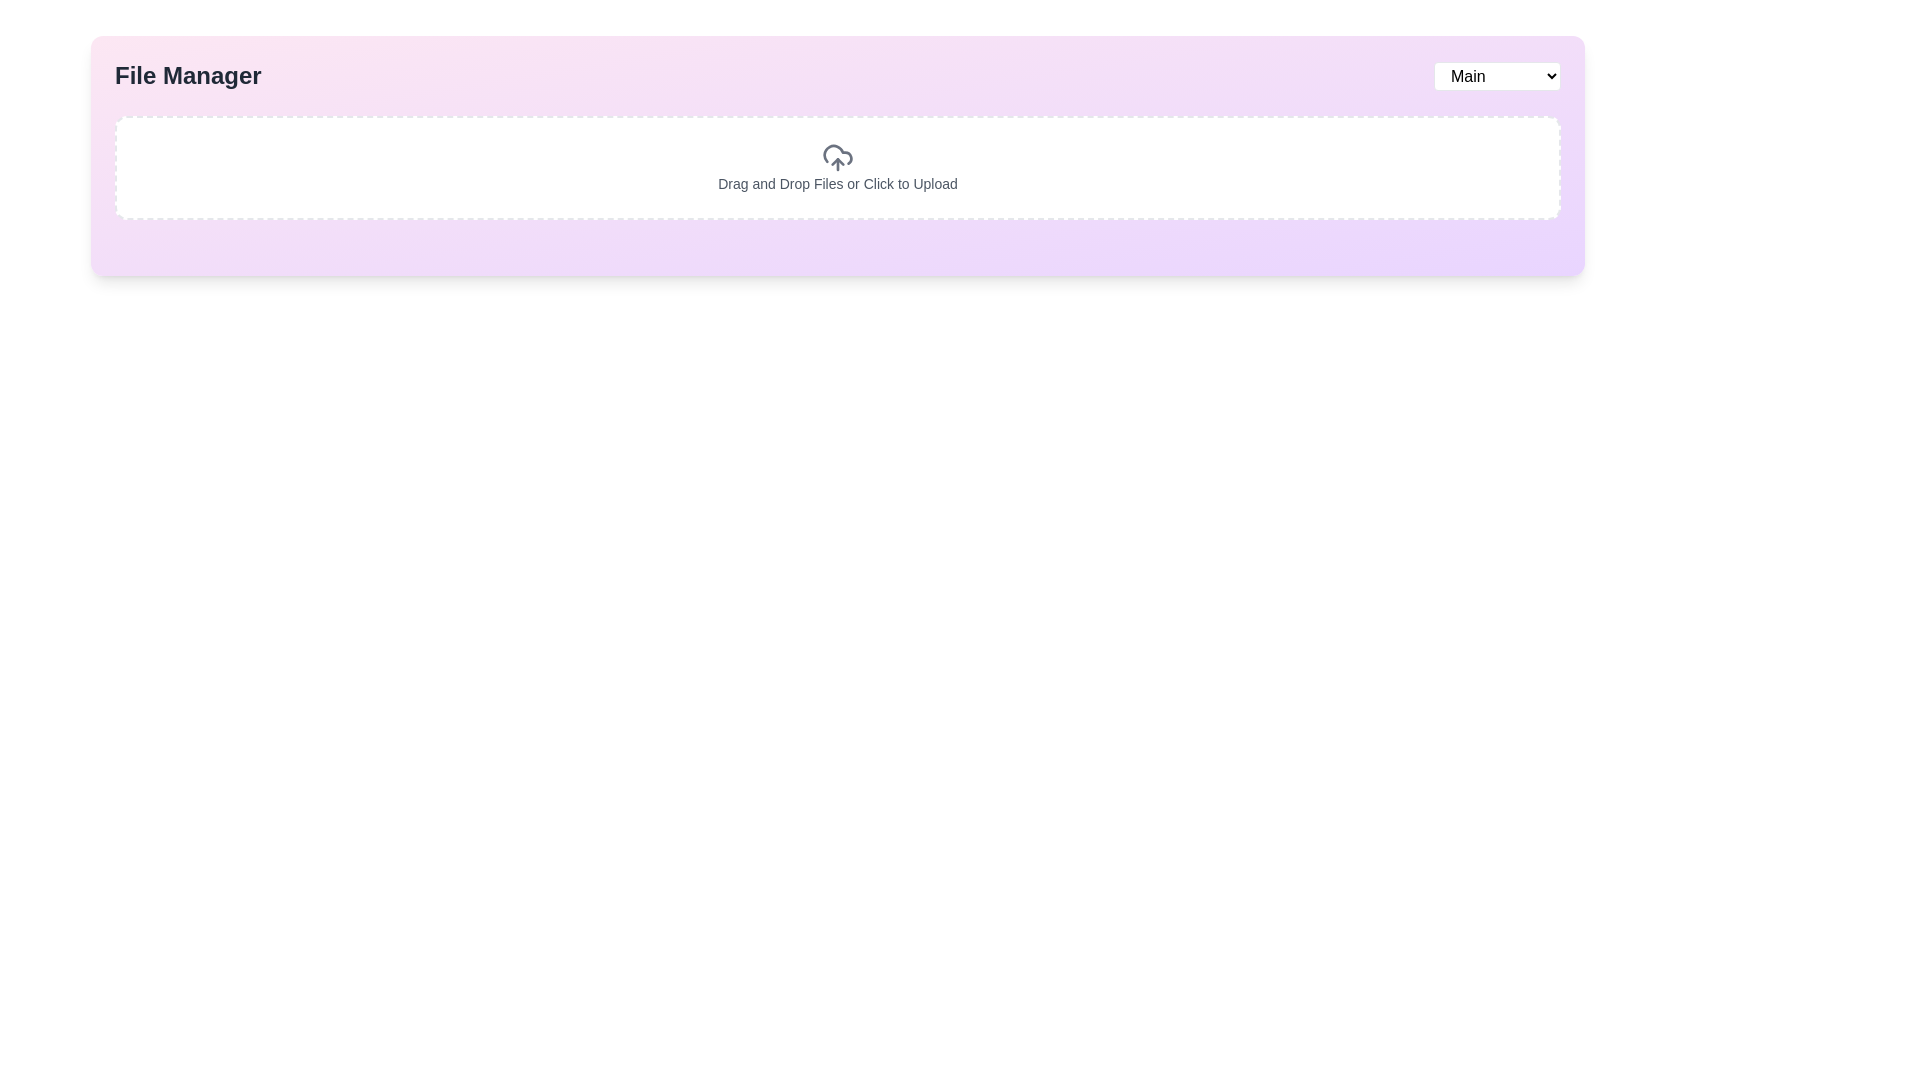 This screenshot has height=1080, width=1920. Describe the element at coordinates (1497, 75) in the screenshot. I see `the dropdown menu located on the far right of the 'File Manager' header section for keyboard navigation` at that location.